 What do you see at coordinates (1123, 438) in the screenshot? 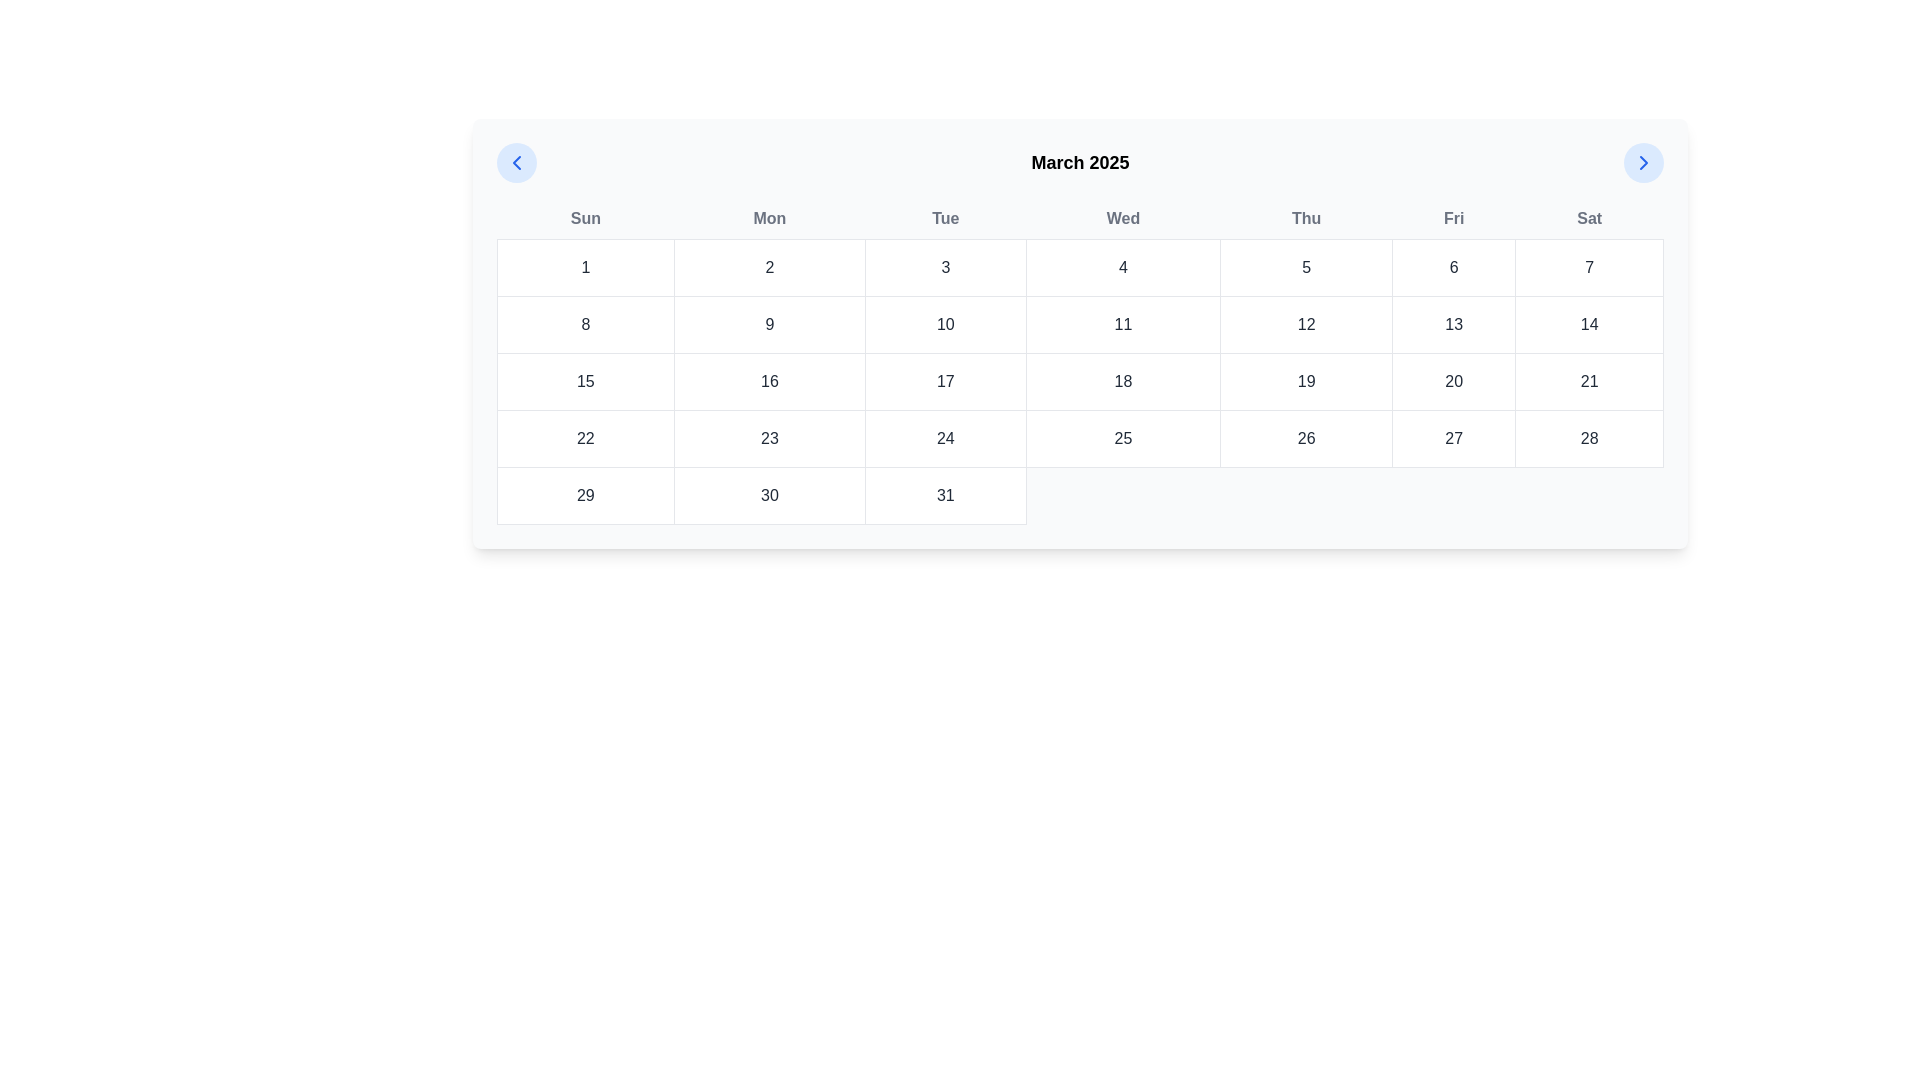
I see `the button-like item in the calendar grid that displays the number '25'` at bounding box center [1123, 438].